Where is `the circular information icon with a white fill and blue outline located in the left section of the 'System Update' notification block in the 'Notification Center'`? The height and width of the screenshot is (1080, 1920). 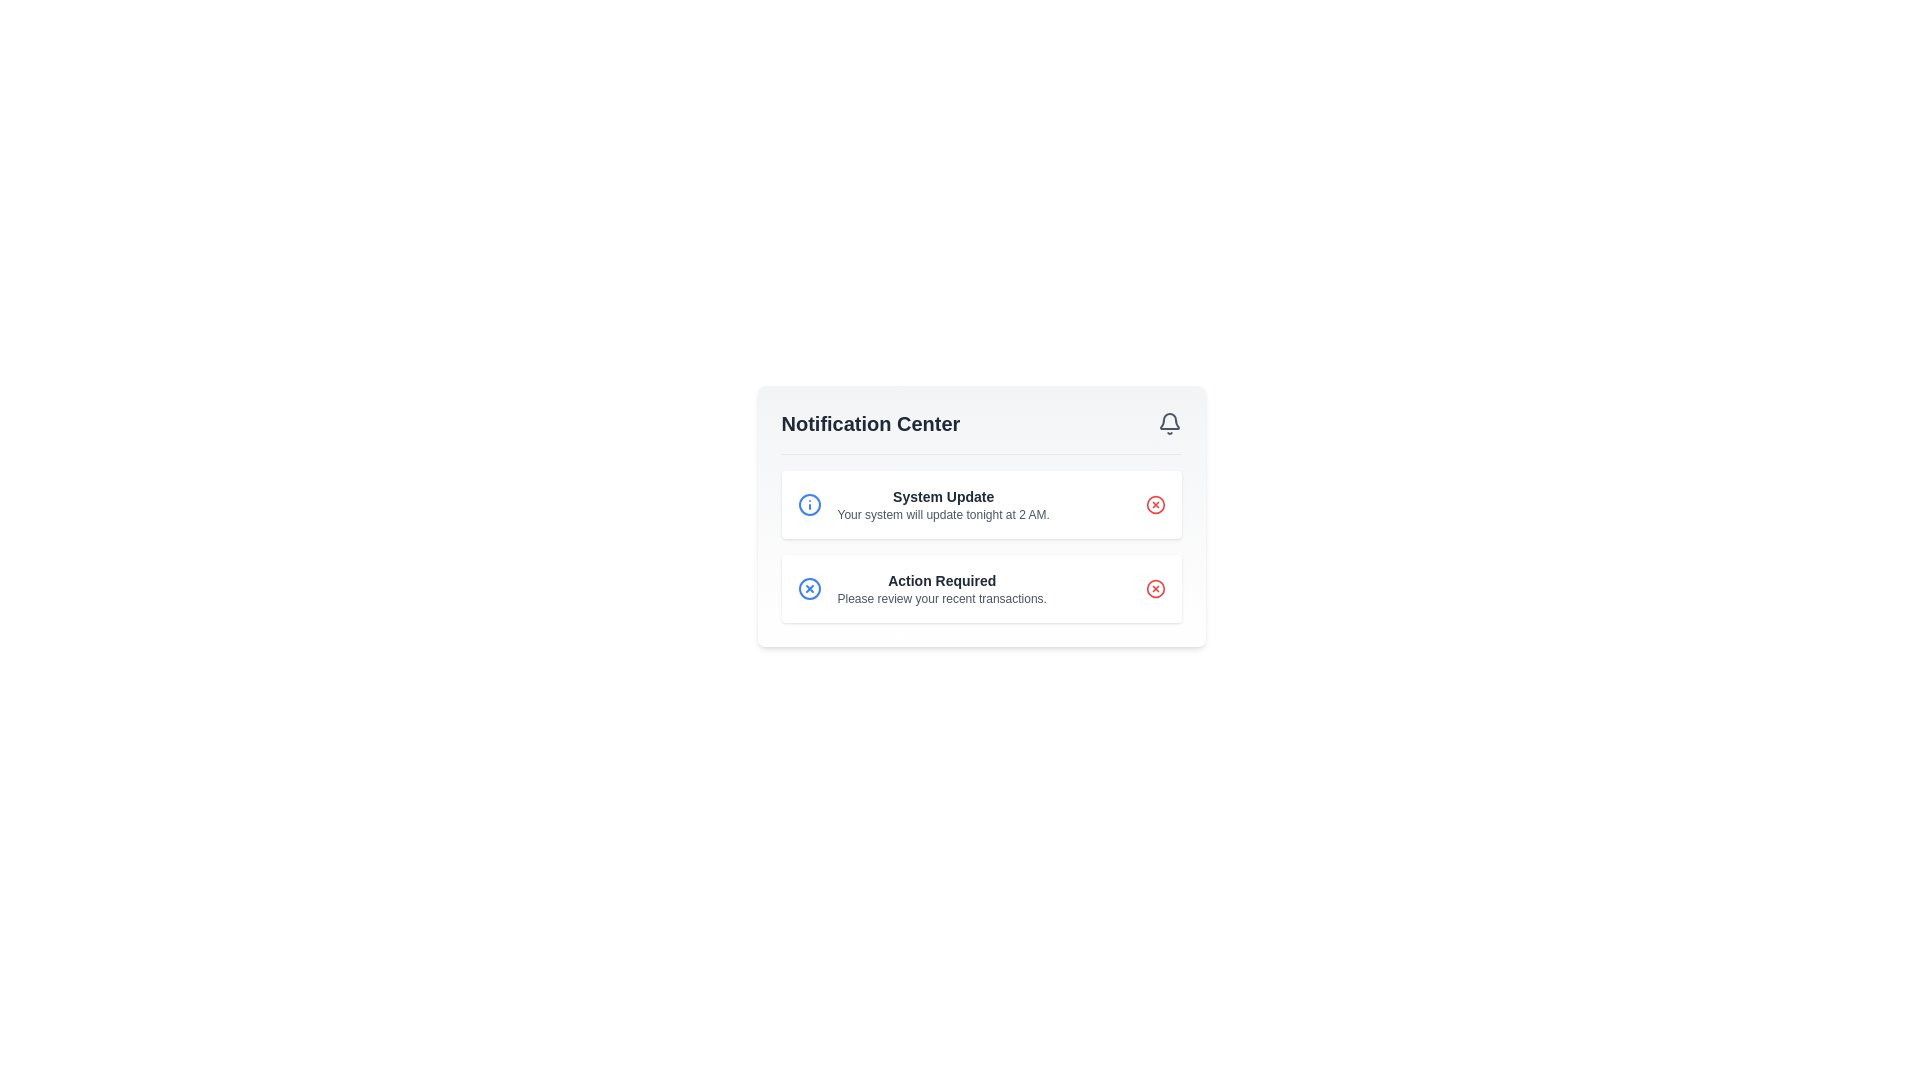
the circular information icon with a white fill and blue outline located in the left section of the 'System Update' notification block in the 'Notification Center' is located at coordinates (809, 504).